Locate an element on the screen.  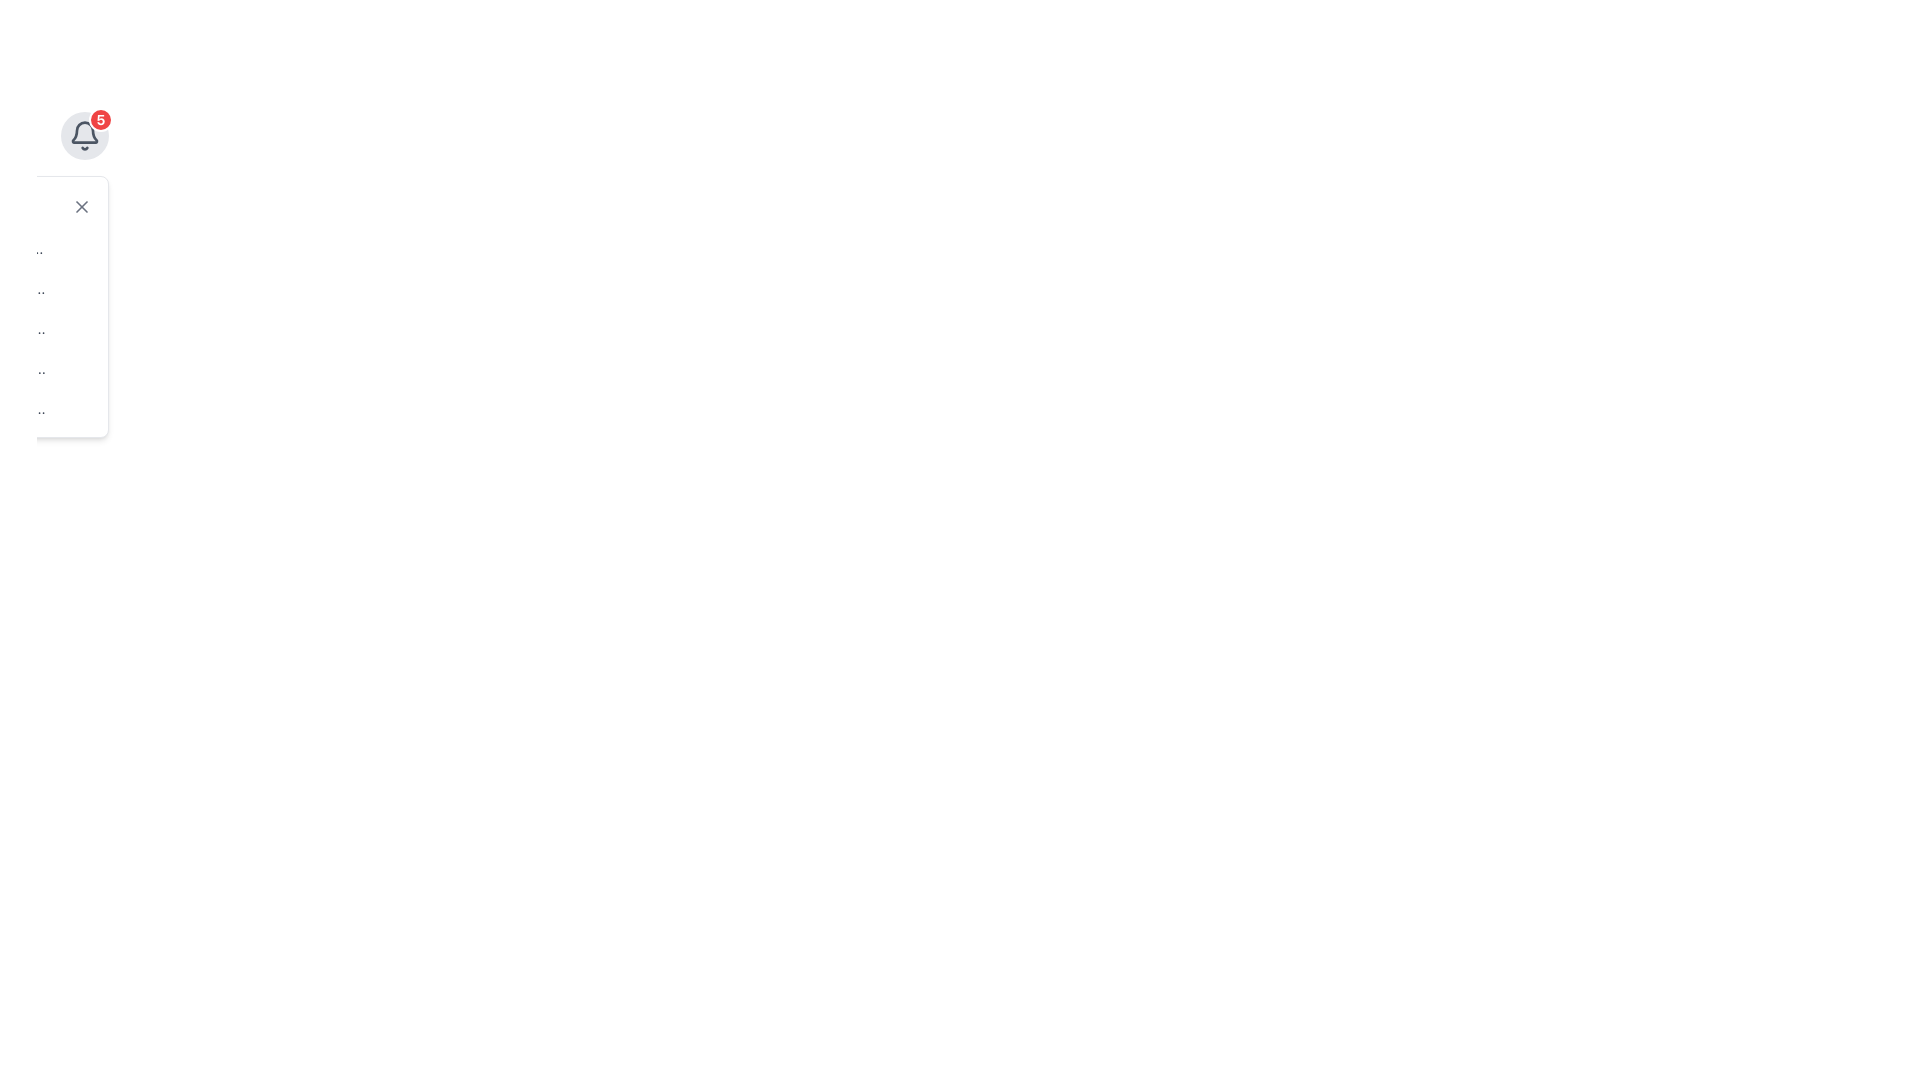
the bell icon located in a circular button at the top-left corner of the interface, which has a red badge indicating 5 notifications is located at coordinates (84, 135).